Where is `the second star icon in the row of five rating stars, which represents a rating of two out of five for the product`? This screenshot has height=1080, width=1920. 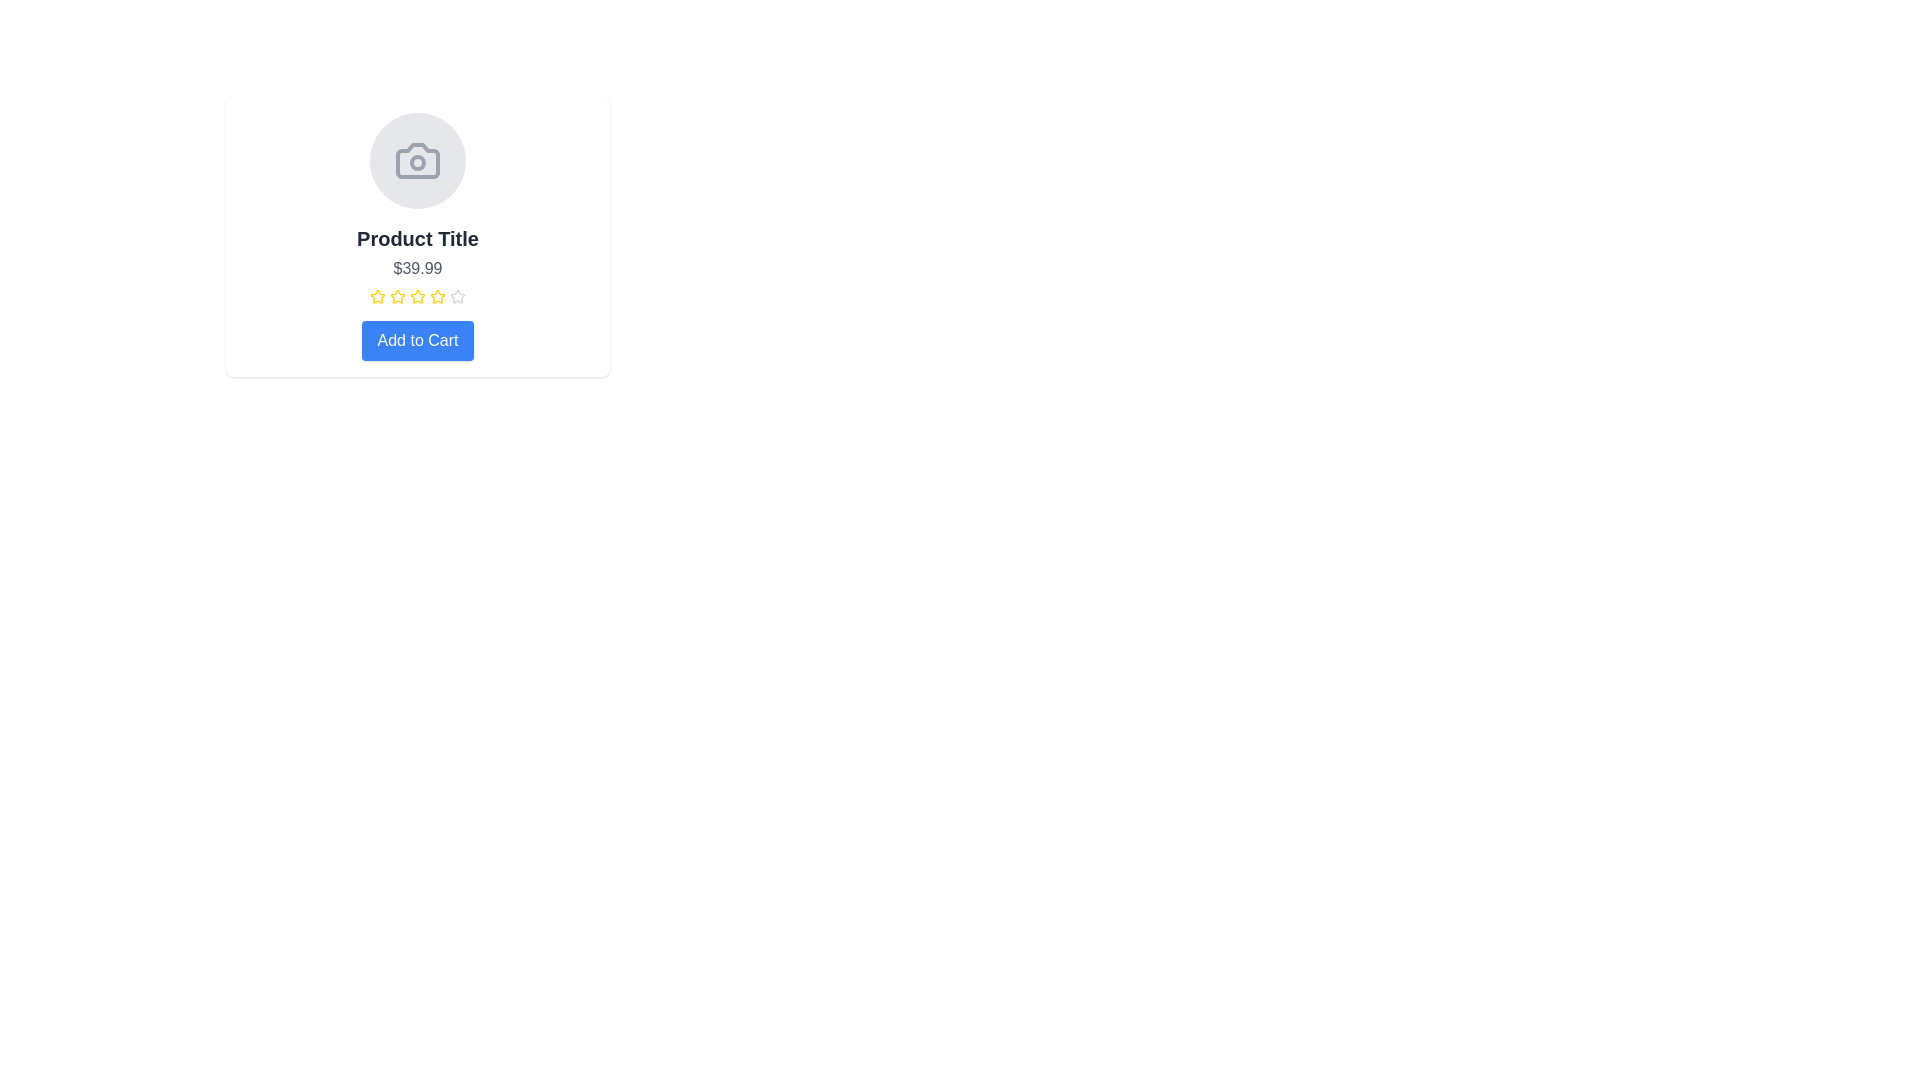 the second star icon in the row of five rating stars, which represents a rating of two out of five for the product is located at coordinates (378, 296).